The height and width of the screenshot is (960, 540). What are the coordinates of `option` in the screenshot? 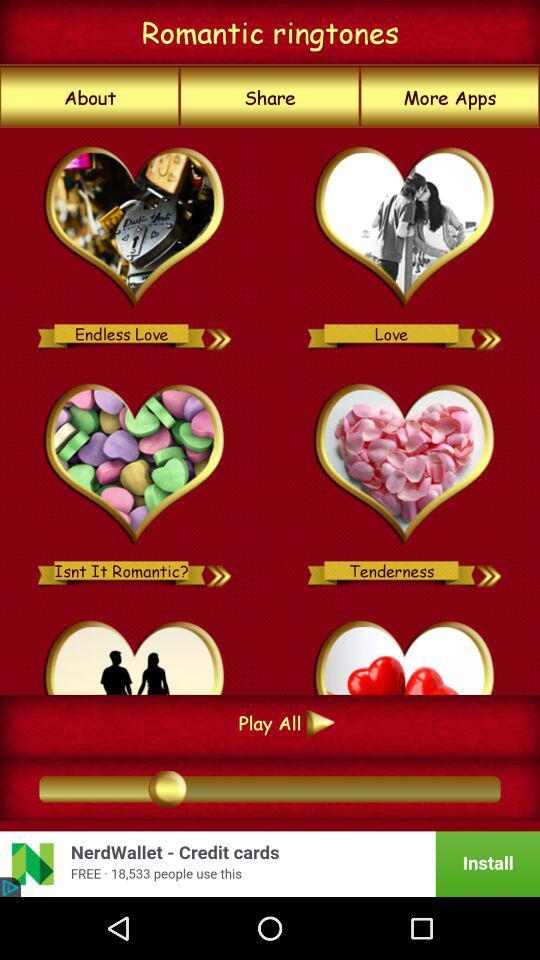 It's located at (135, 653).